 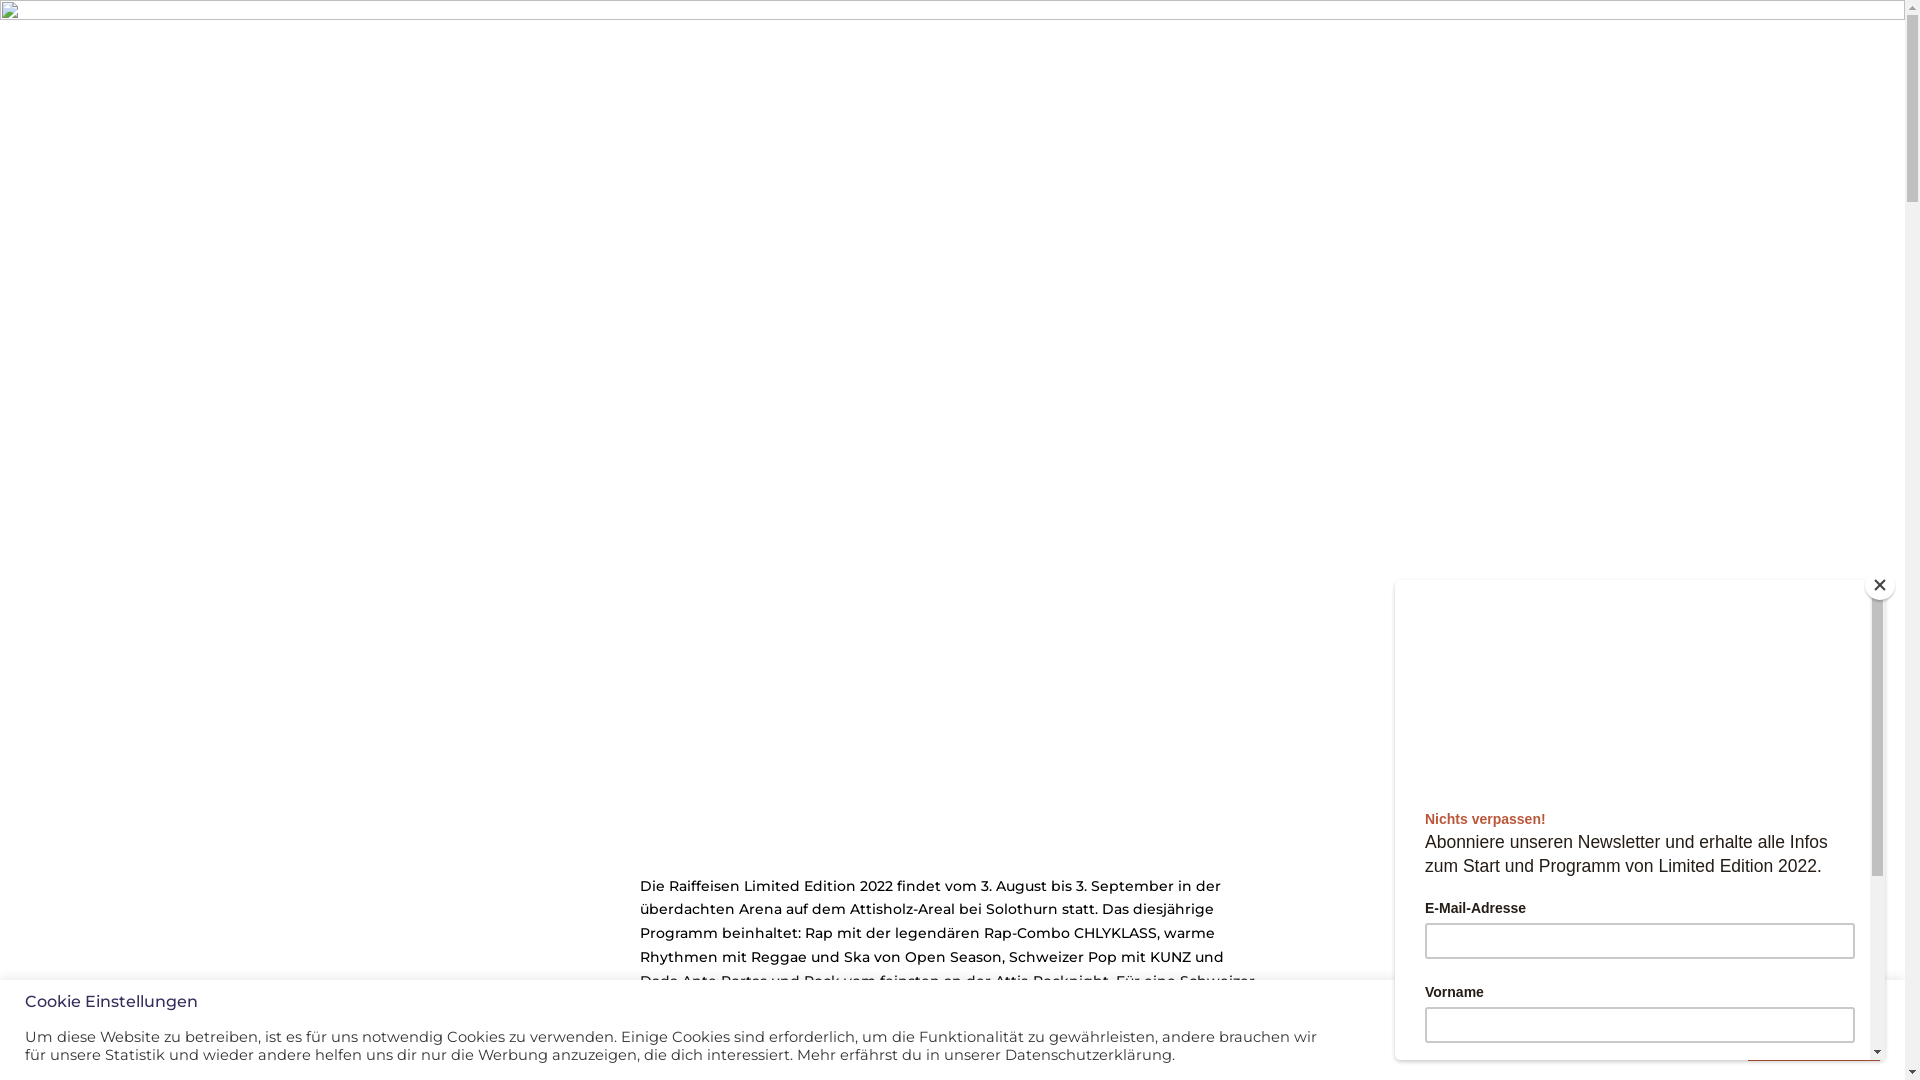 I want to click on 'Alle Akzeptieren', so click(x=1814, y=1044).